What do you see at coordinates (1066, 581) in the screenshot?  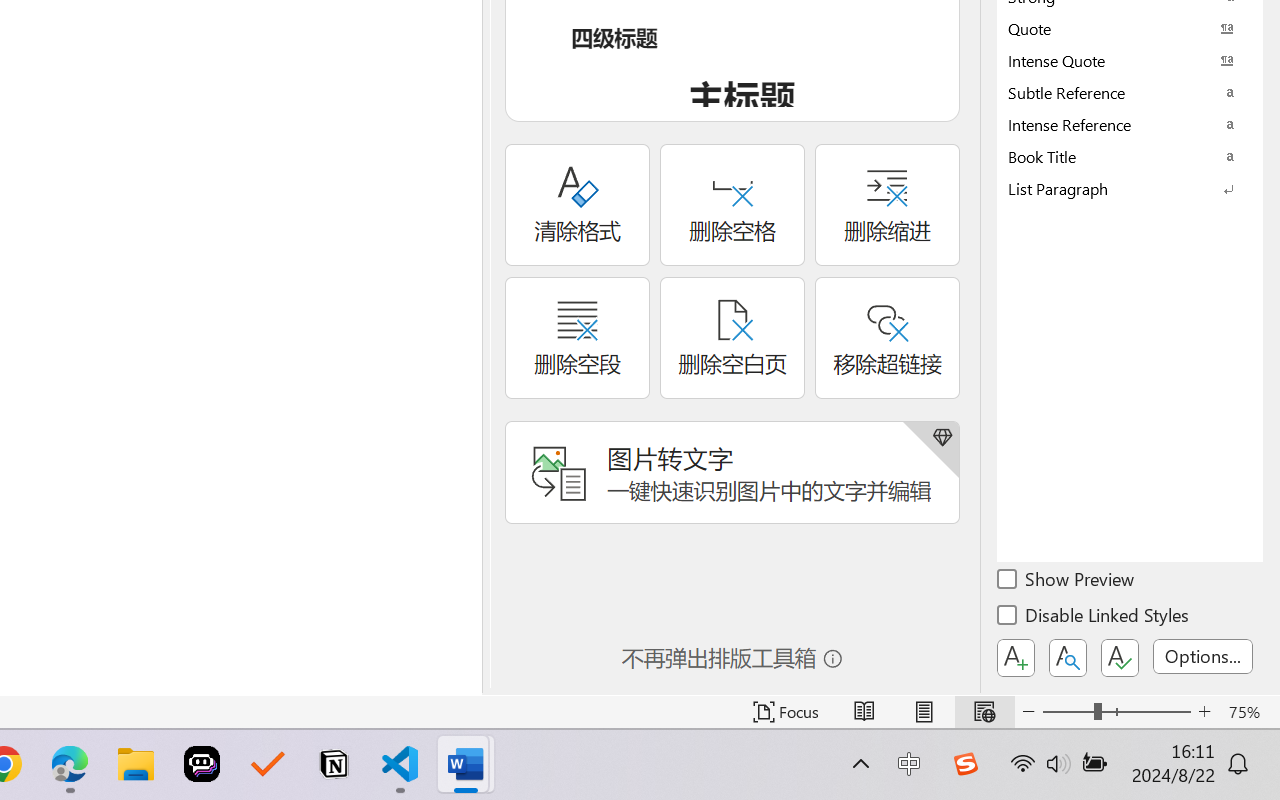 I see `'Show Preview'` at bounding box center [1066, 581].